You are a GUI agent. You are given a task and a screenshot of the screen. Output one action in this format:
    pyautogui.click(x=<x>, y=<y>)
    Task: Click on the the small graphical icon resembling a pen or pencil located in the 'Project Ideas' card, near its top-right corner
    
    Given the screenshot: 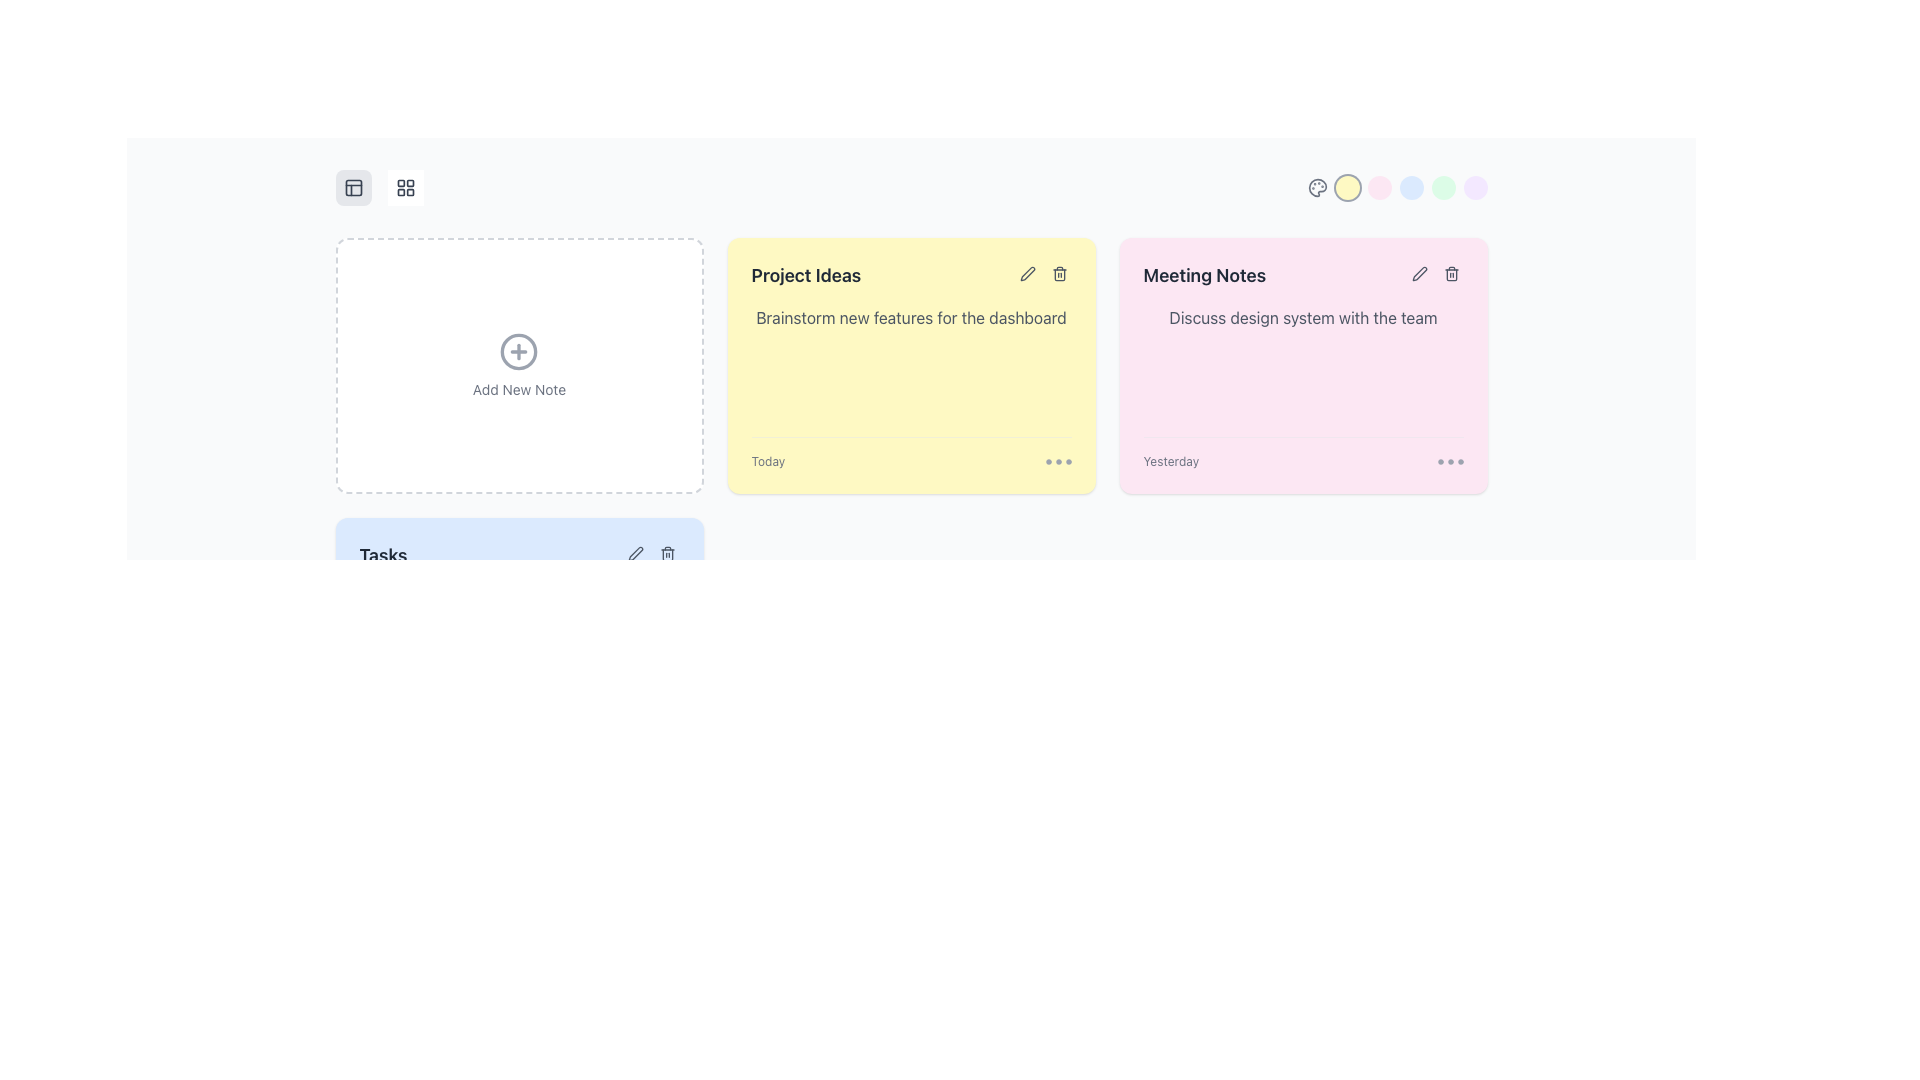 What is the action you would take?
    pyautogui.click(x=1027, y=273)
    